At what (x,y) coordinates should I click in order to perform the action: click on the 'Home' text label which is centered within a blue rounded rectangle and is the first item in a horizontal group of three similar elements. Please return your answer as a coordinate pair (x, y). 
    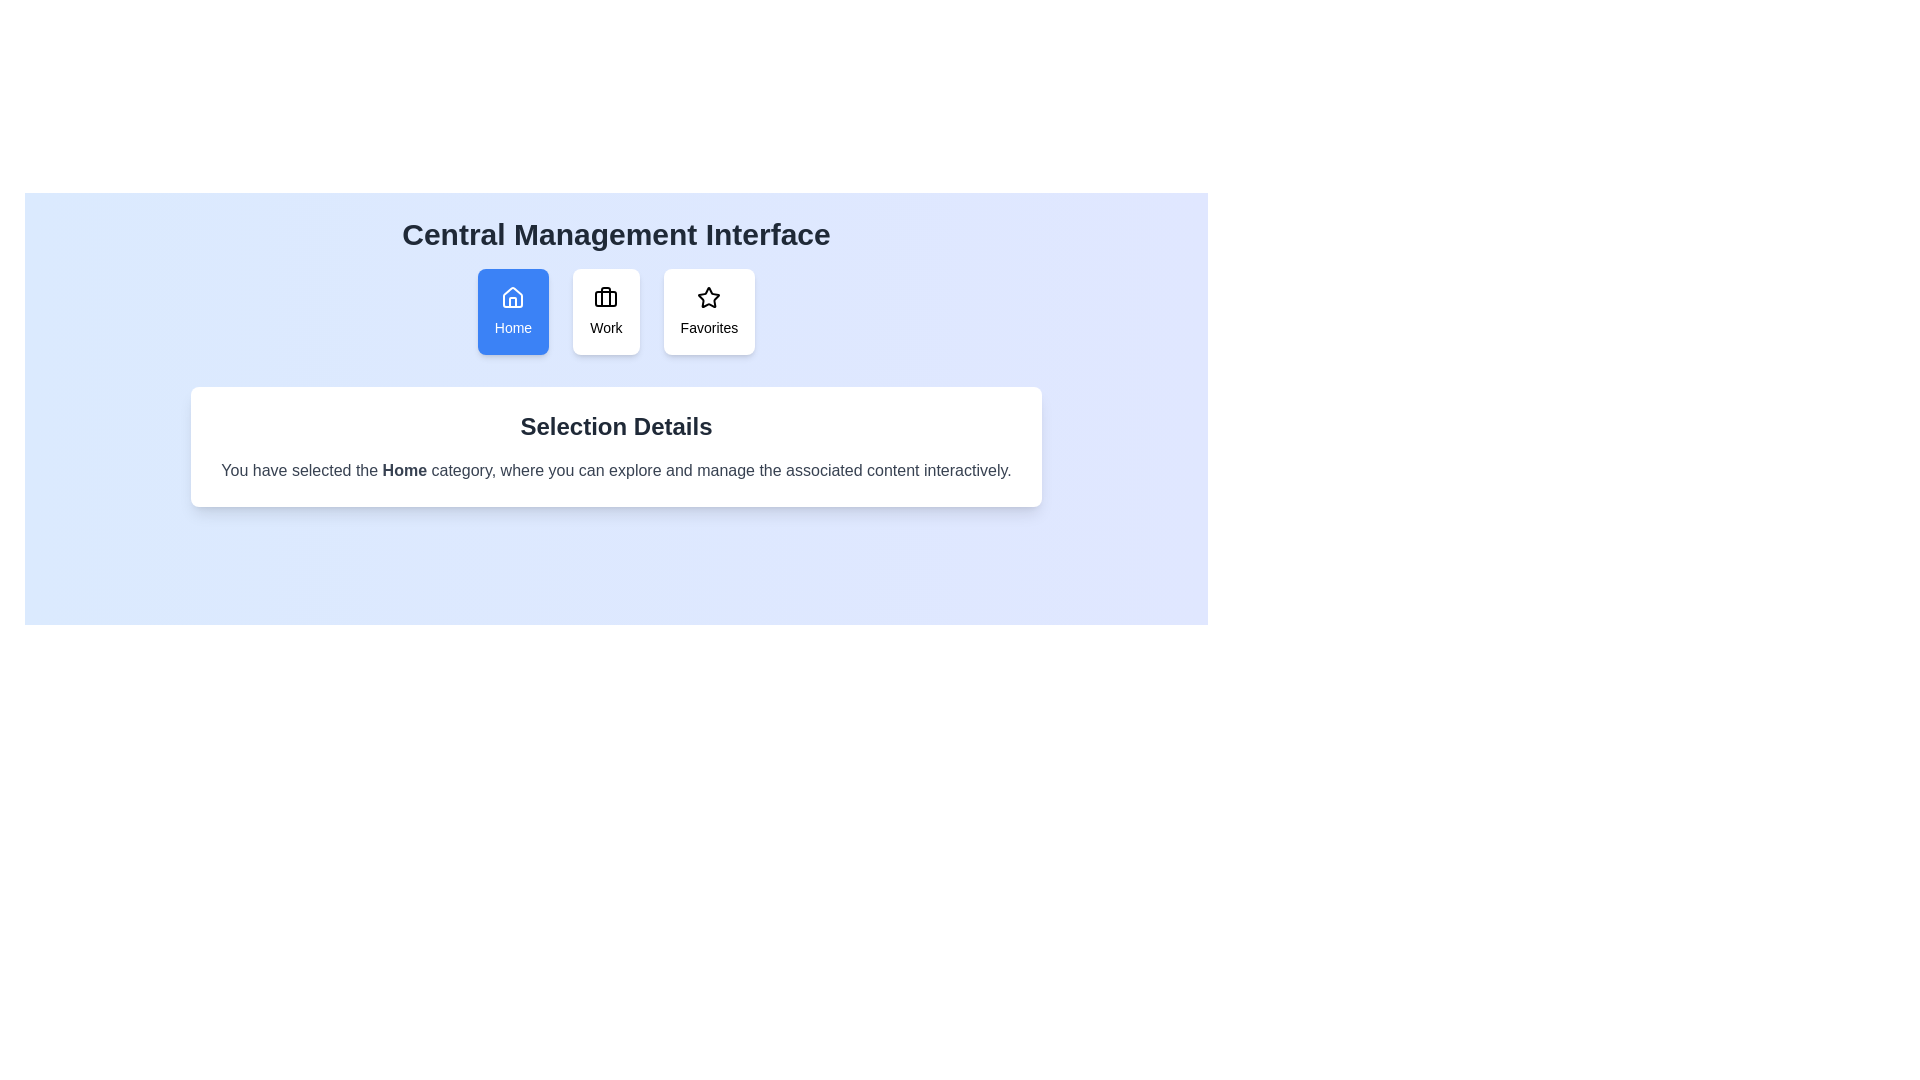
    Looking at the image, I should click on (513, 326).